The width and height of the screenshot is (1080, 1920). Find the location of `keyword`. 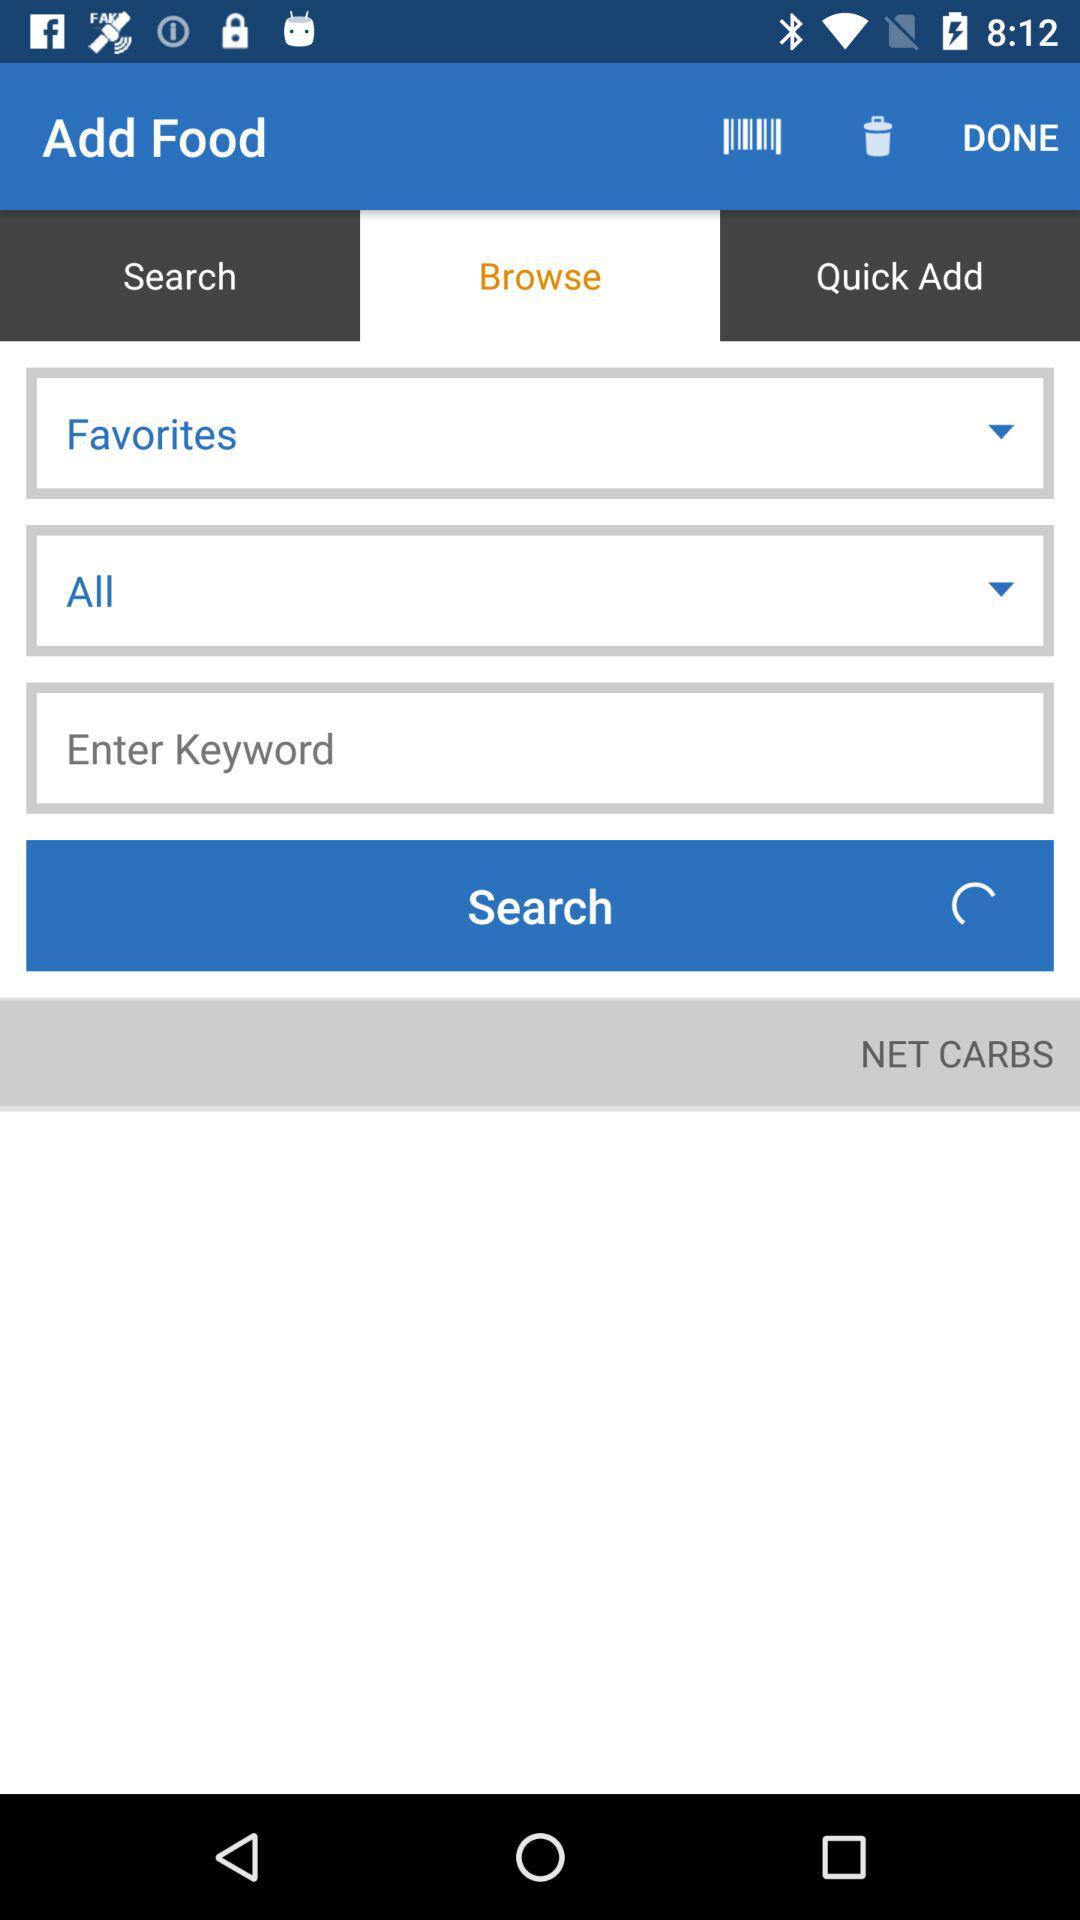

keyword is located at coordinates (540, 747).